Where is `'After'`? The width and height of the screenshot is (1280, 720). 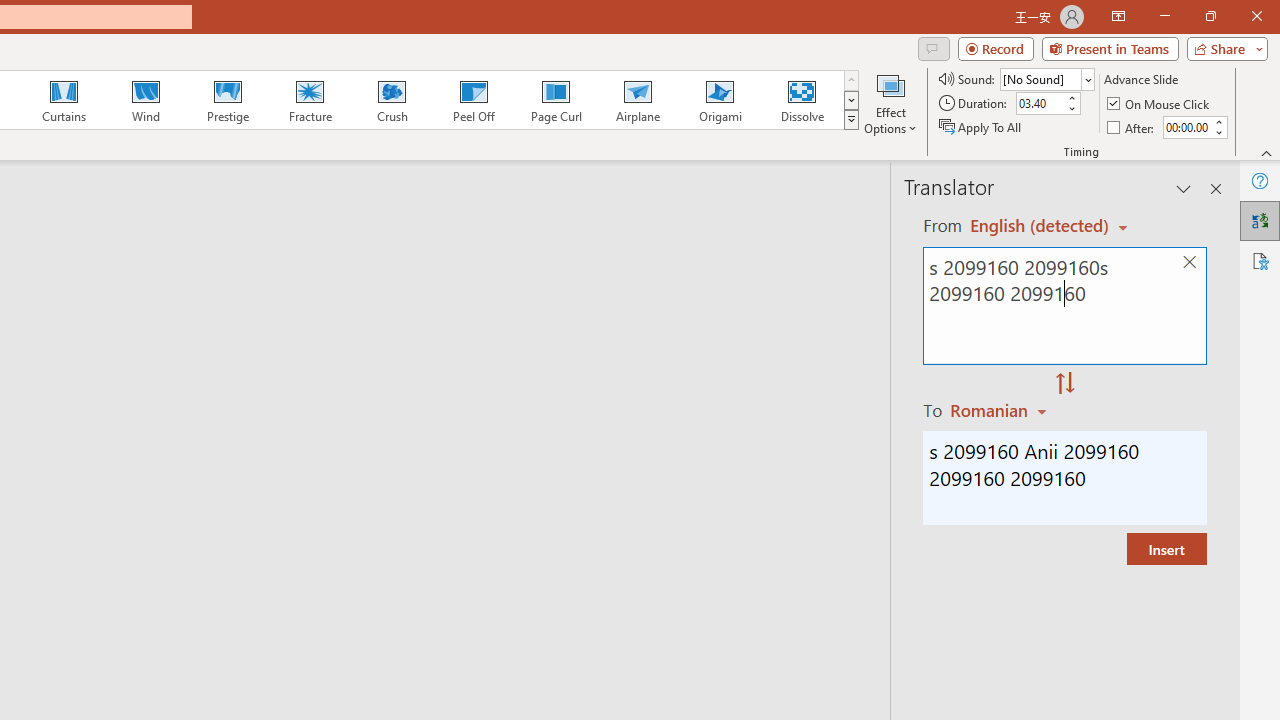 'After' is located at coordinates (1132, 127).